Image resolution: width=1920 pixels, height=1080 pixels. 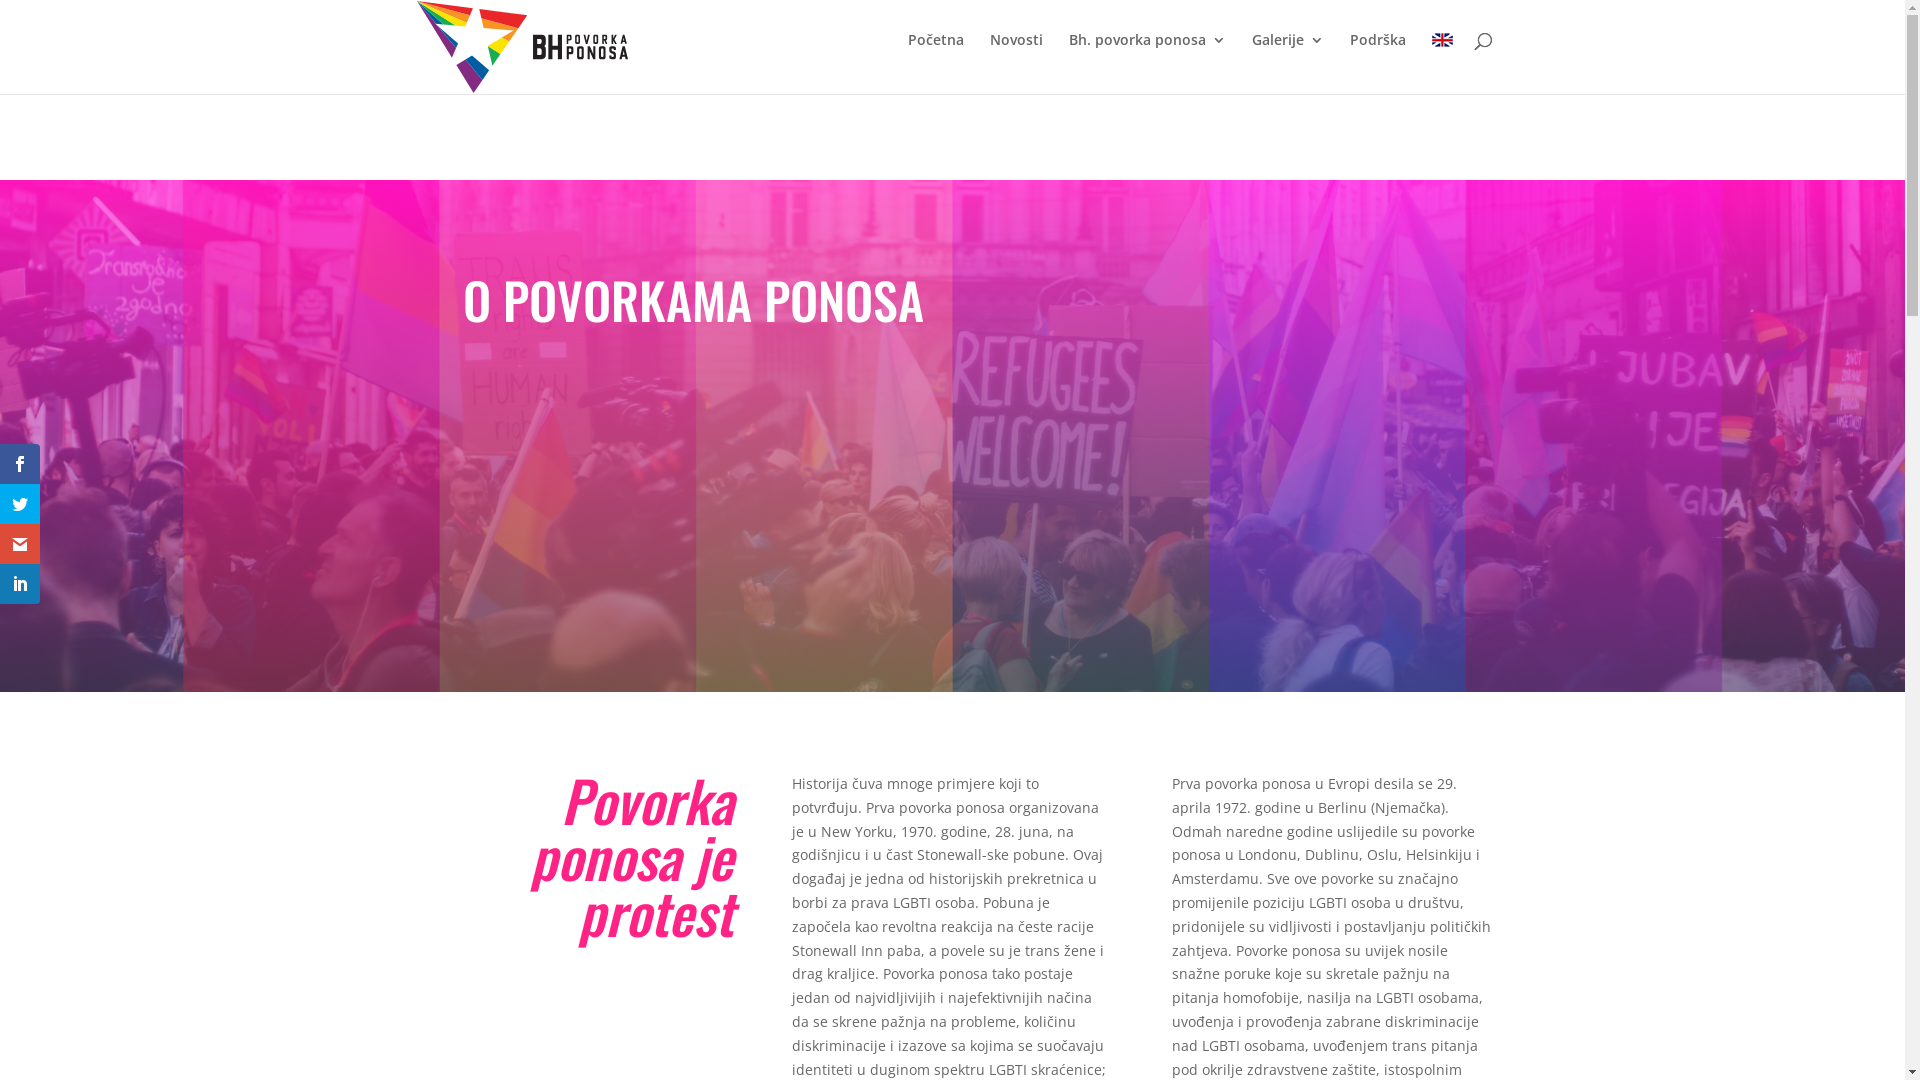 I want to click on 'Galerije', so click(x=1251, y=55).